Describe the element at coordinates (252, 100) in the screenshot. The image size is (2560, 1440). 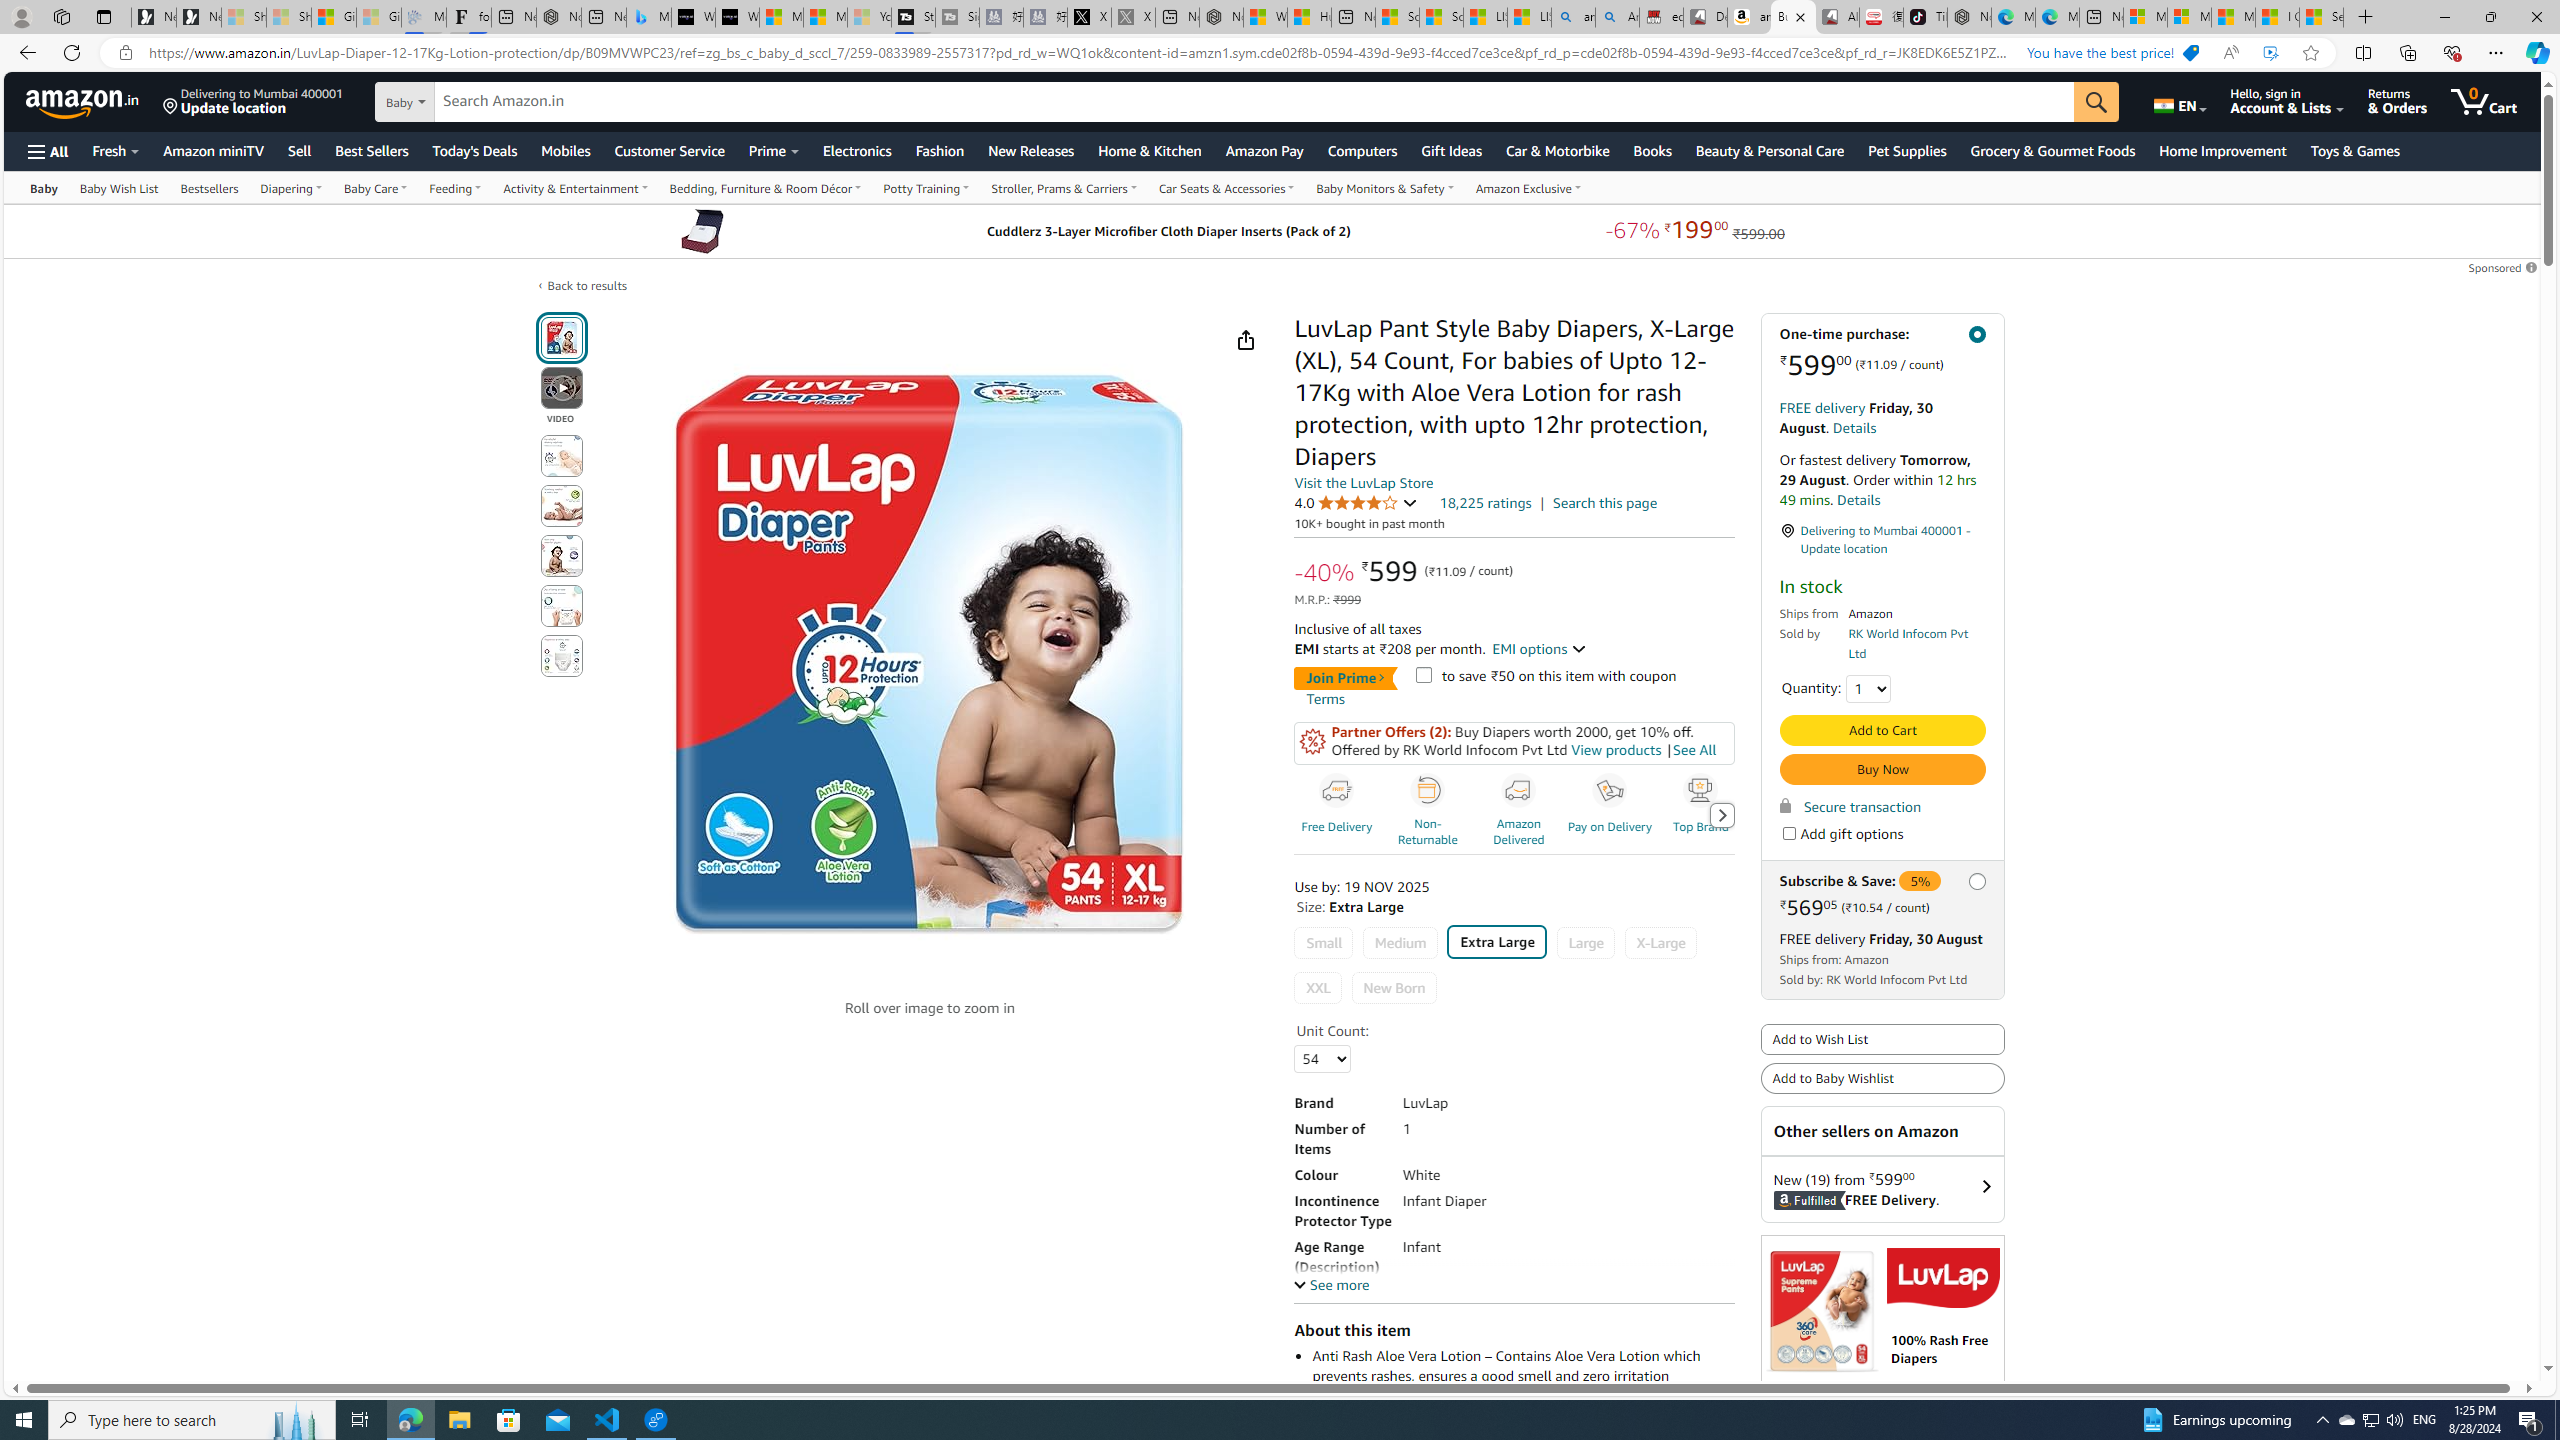
I see `'Delivering to Mumbai 400001 Update location'` at that location.